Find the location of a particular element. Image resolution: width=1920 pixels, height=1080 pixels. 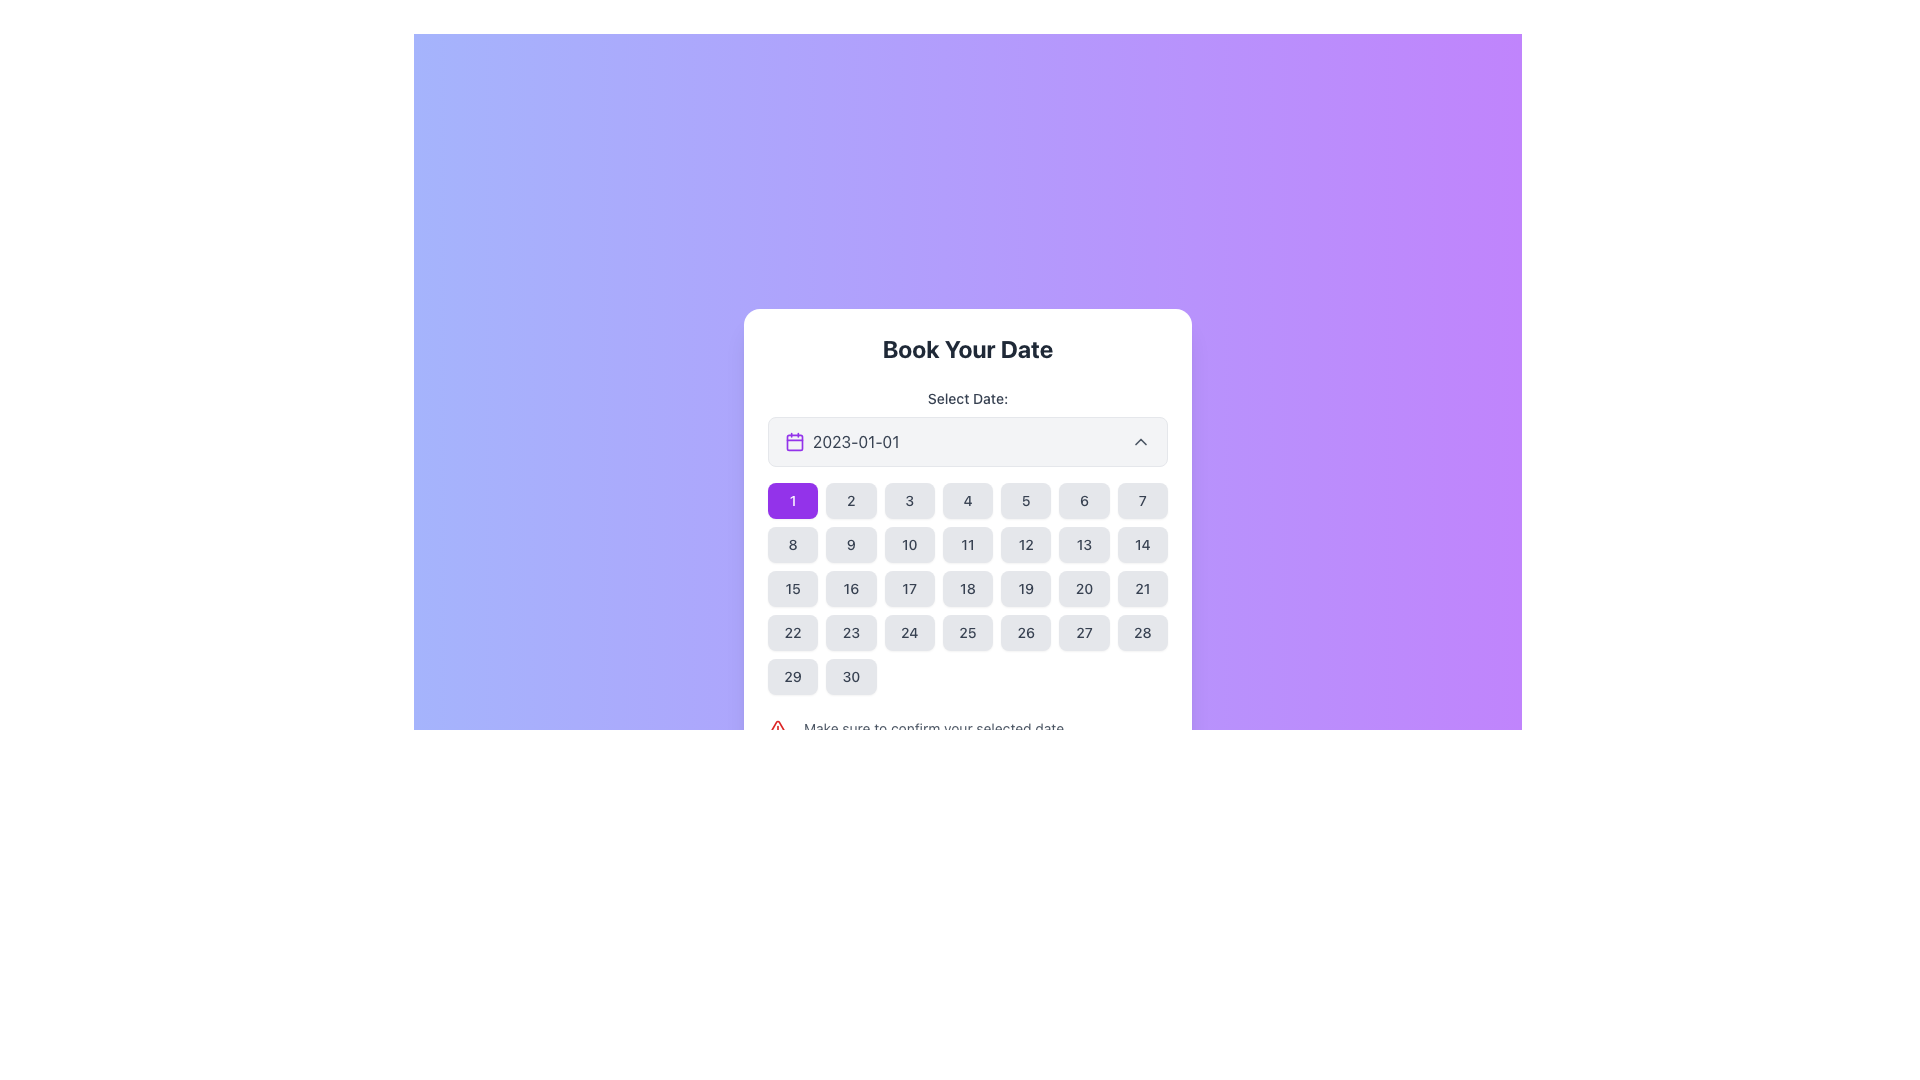

the chevron-up icon located at the far right of the date input field in the 'Select Date' section is located at coordinates (1141, 441).